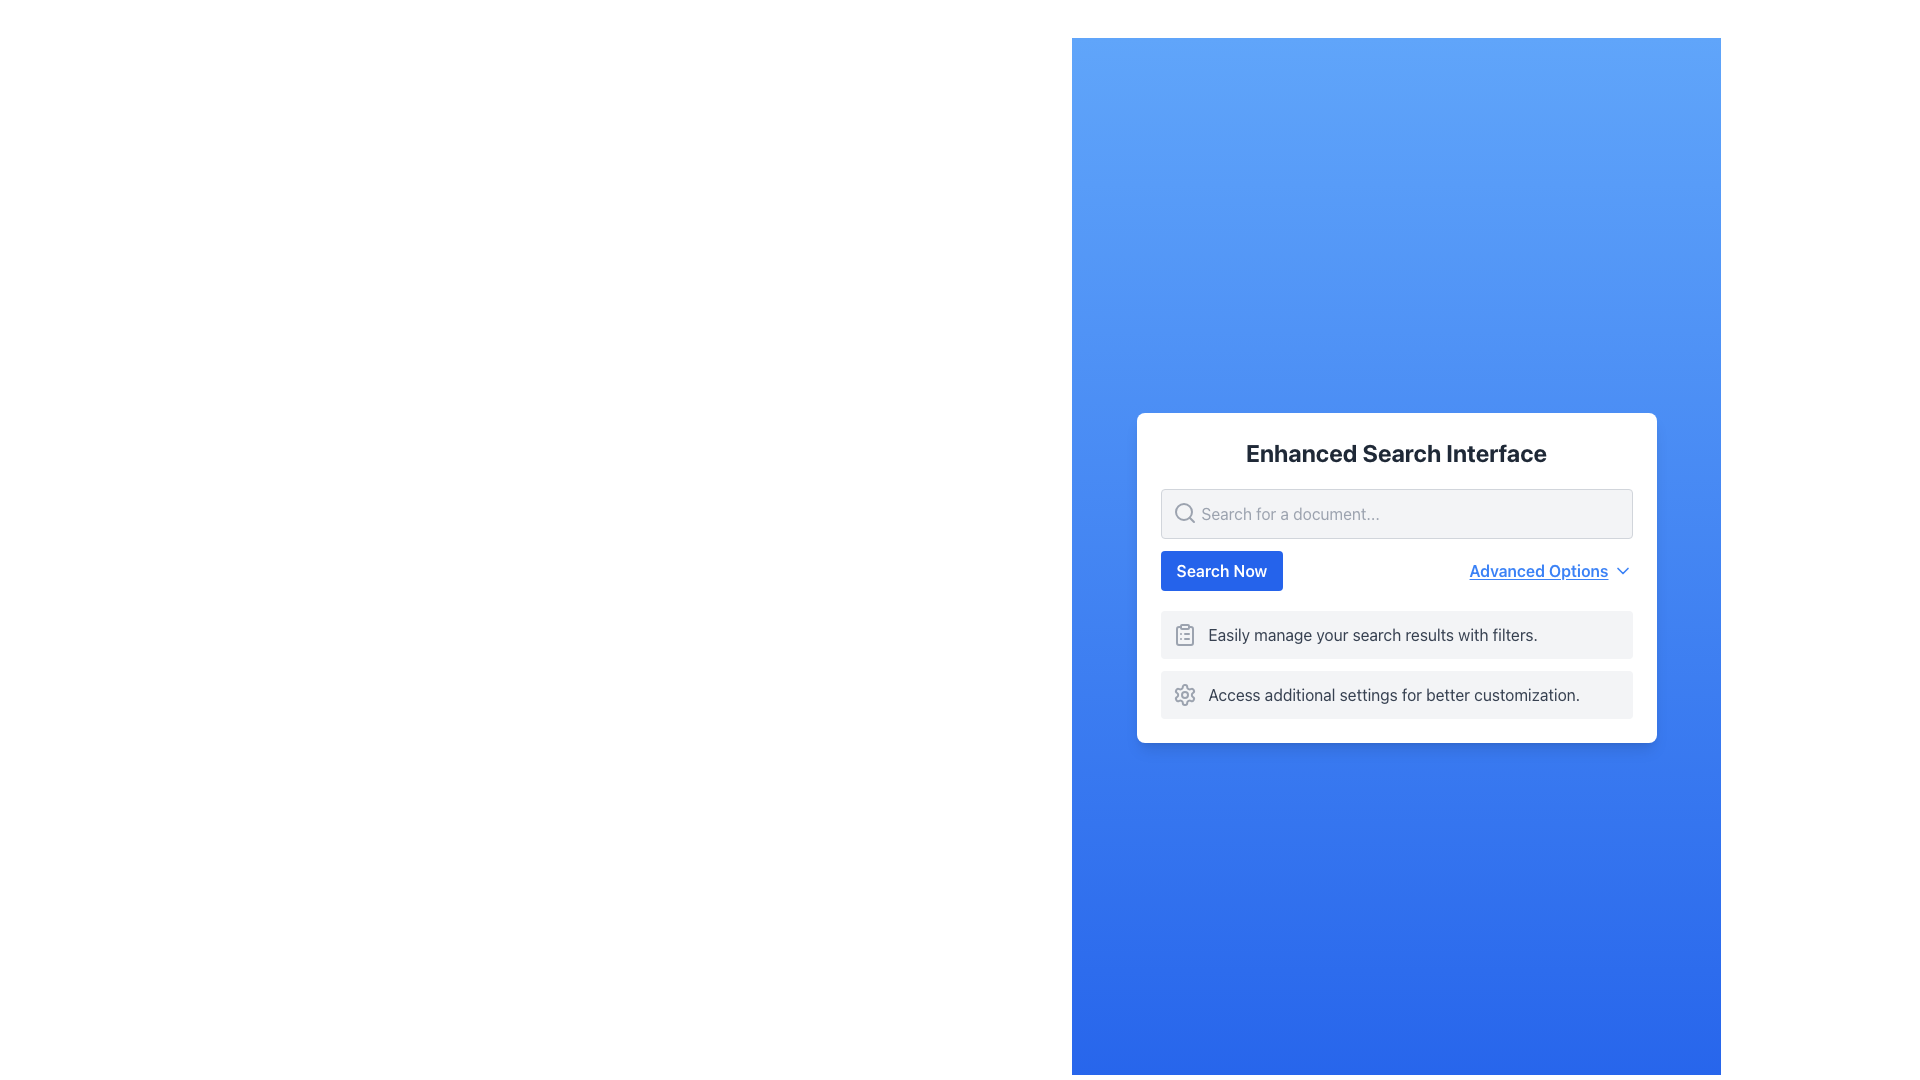  I want to click on the search icon located at the leftmost position of the search bar in the top section of the white card UI, so click(1184, 512).